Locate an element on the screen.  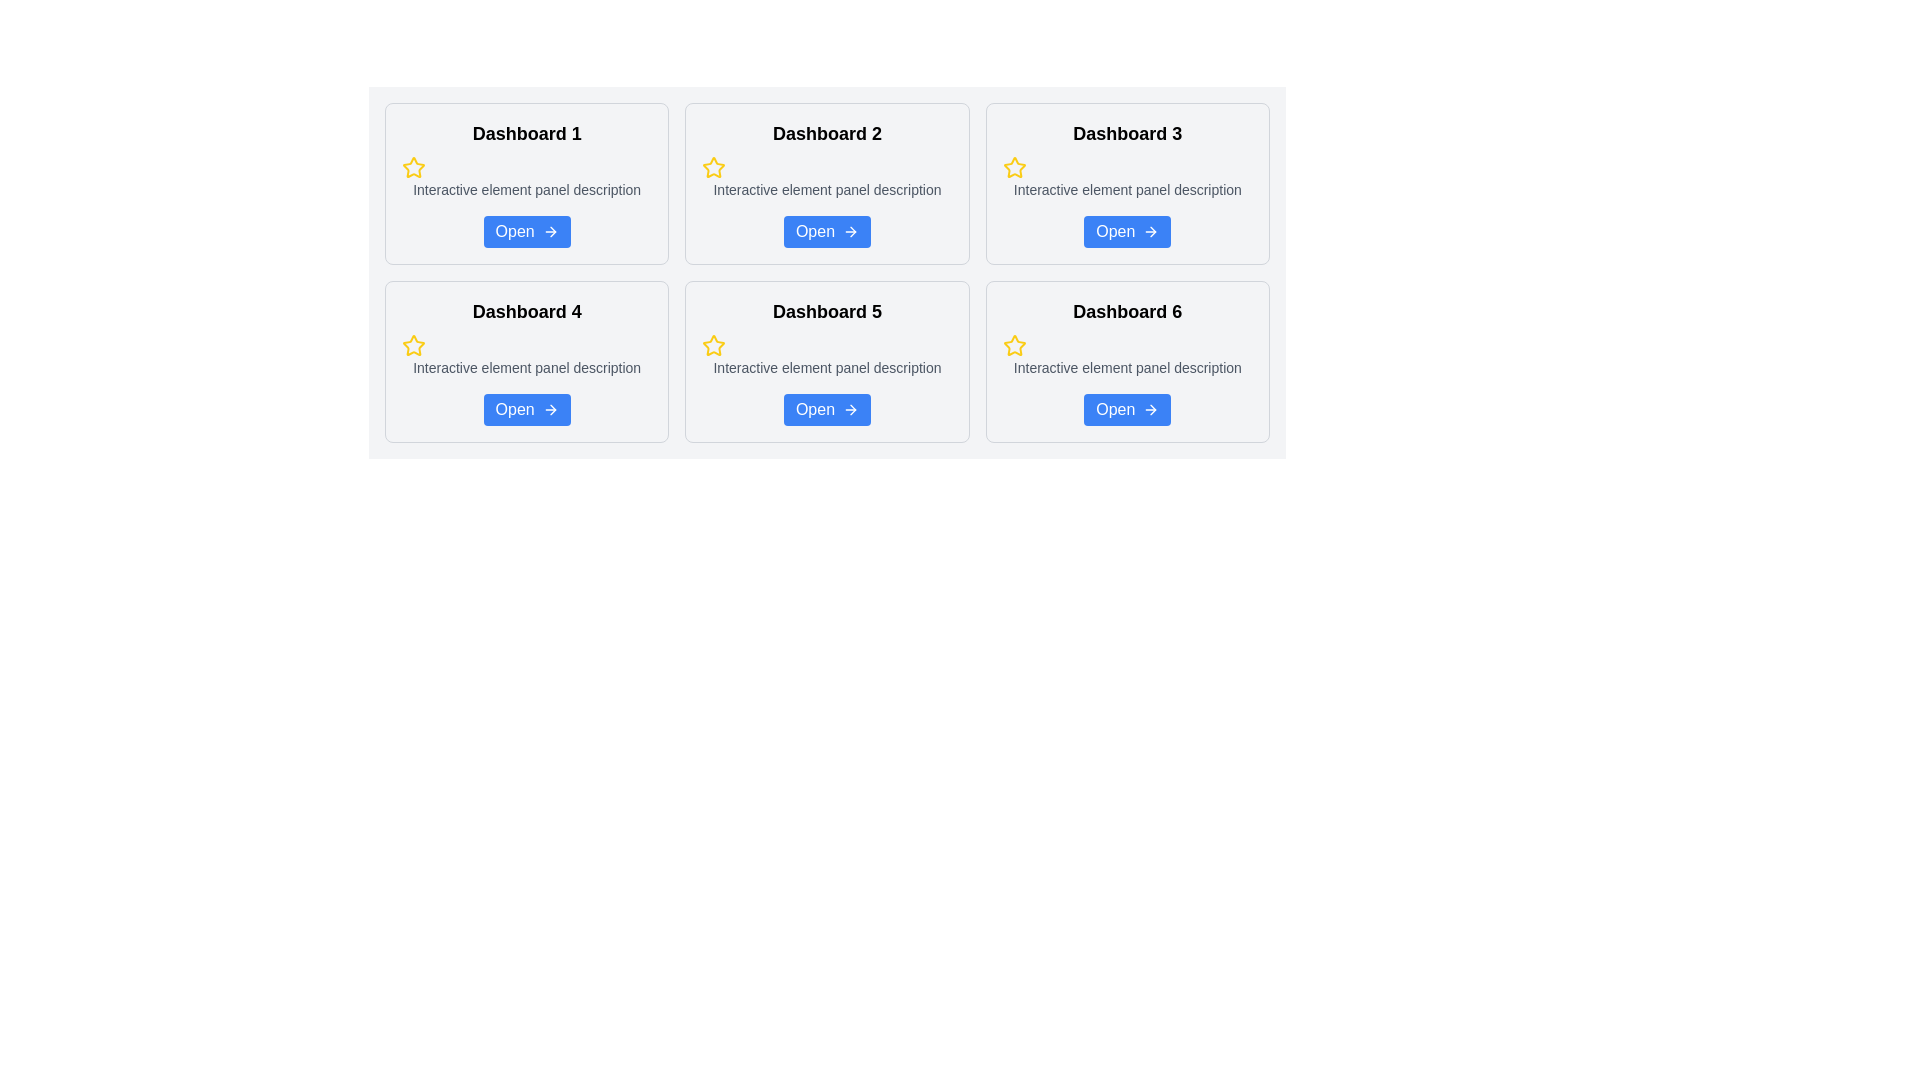
the button located below the text 'Dashboard 3' is located at coordinates (1127, 230).